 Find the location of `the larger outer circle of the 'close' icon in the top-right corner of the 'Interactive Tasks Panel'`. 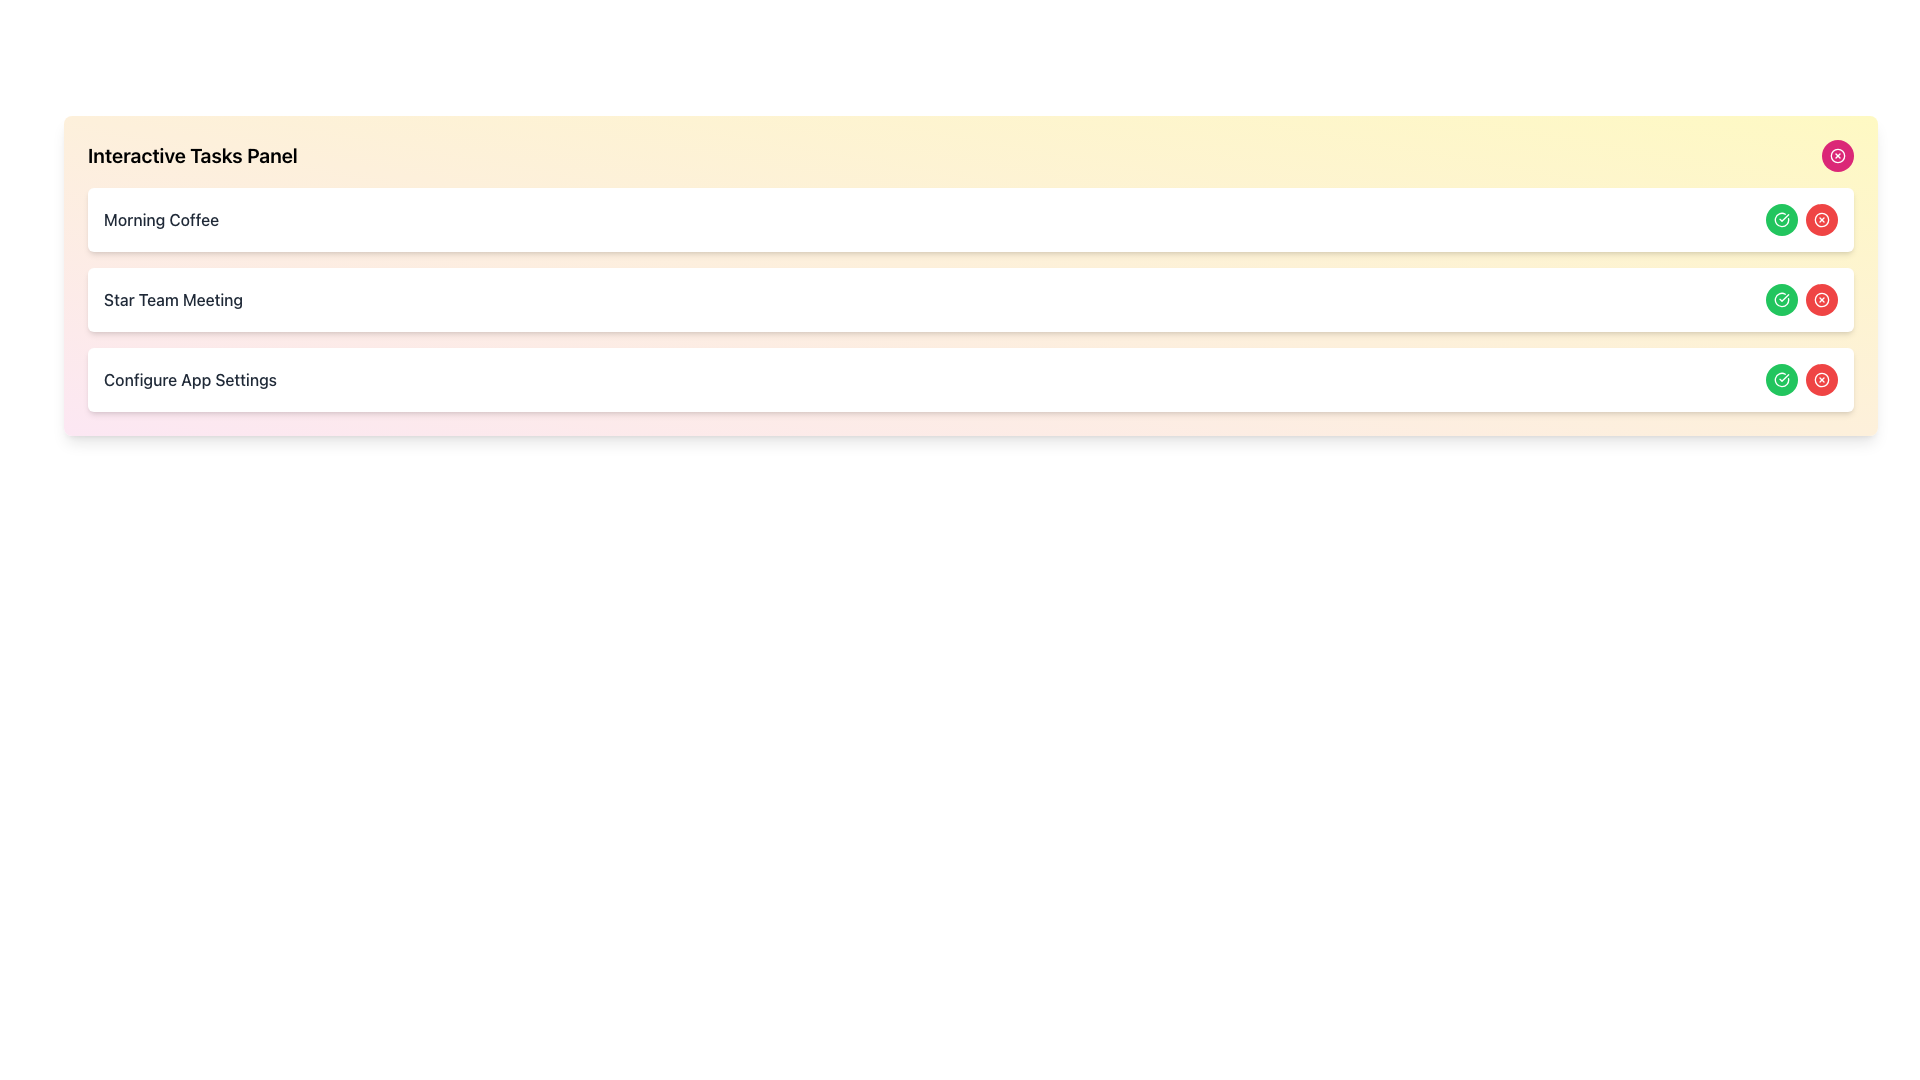

the larger outer circle of the 'close' icon in the top-right corner of the 'Interactive Tasks Panel' is located at coordinates (1822, 219).